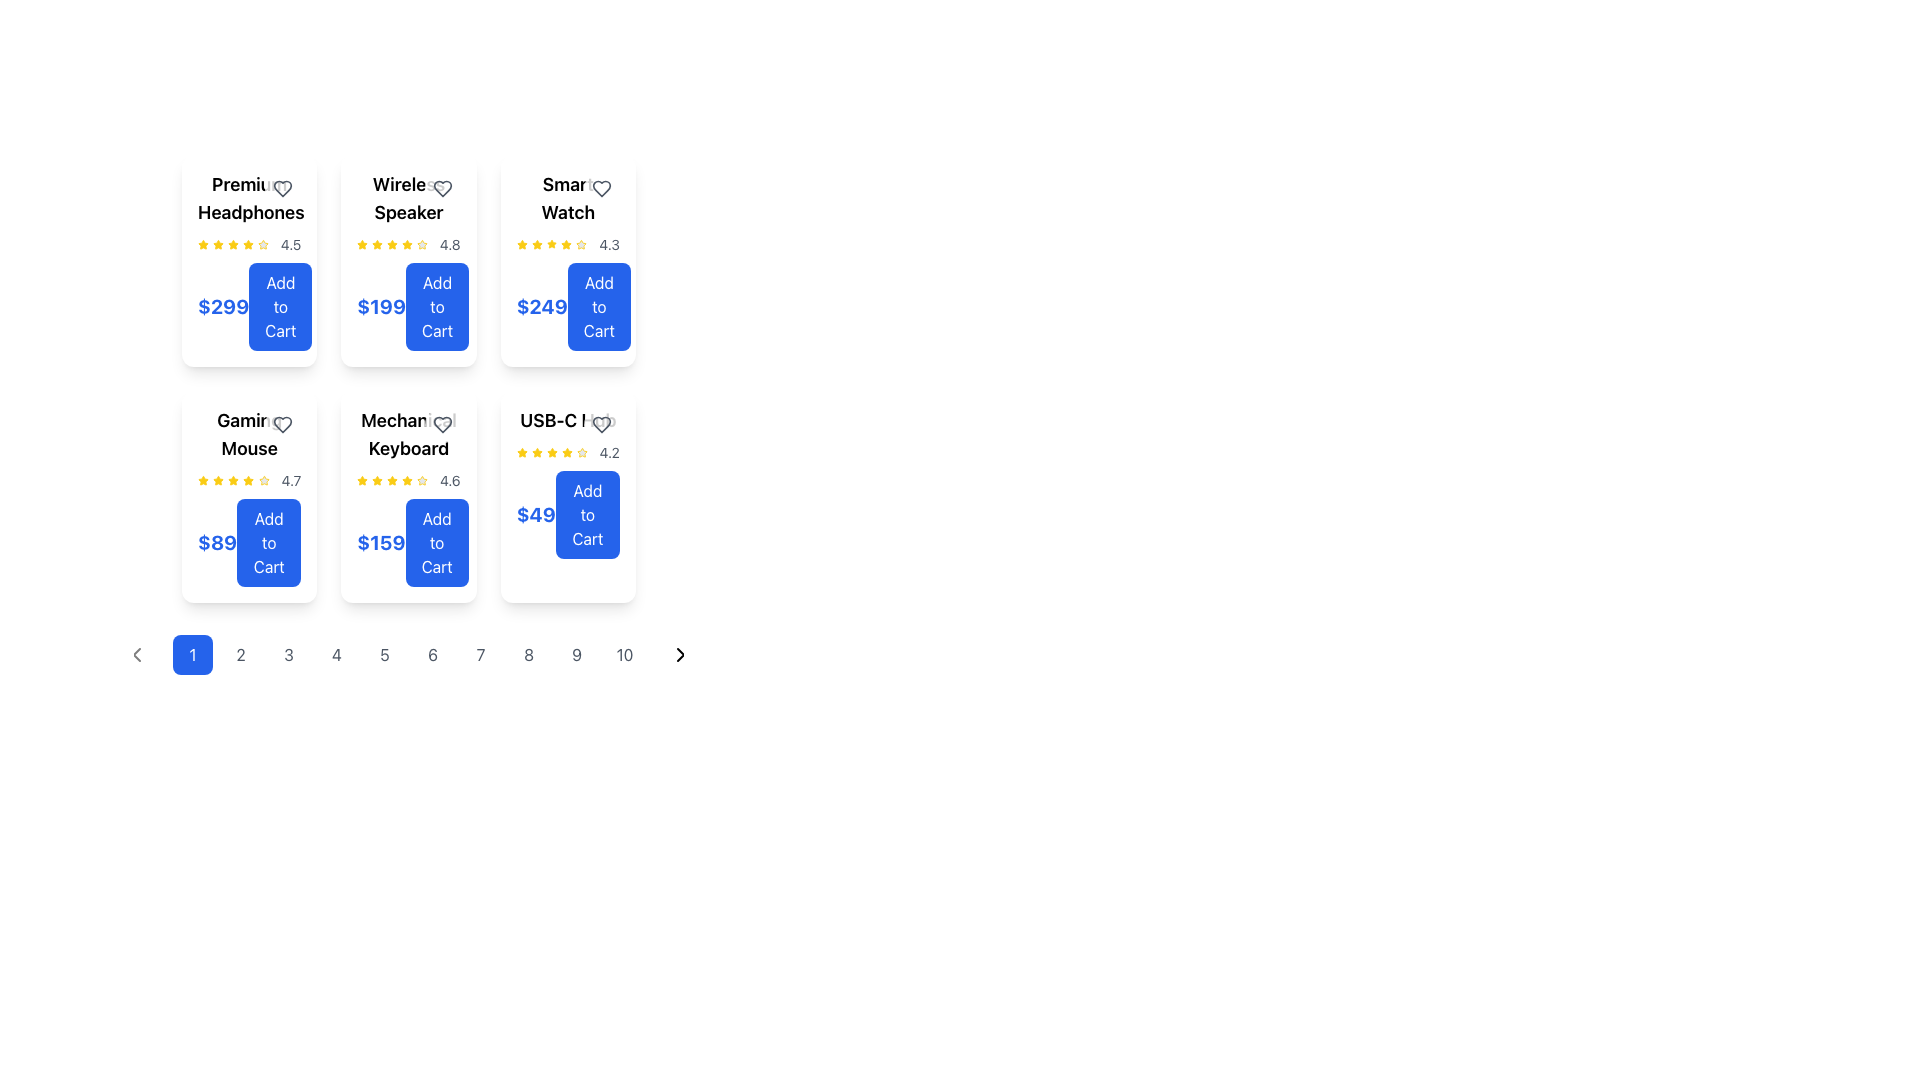 Image resolution: width=1920 pixels, height=1080 pixels. I want to click on fourth yellow star icon in the rating section of the card labeled 'USB-C ...', located in the bottom-right corner of the grid of cards, so click(552, 452).